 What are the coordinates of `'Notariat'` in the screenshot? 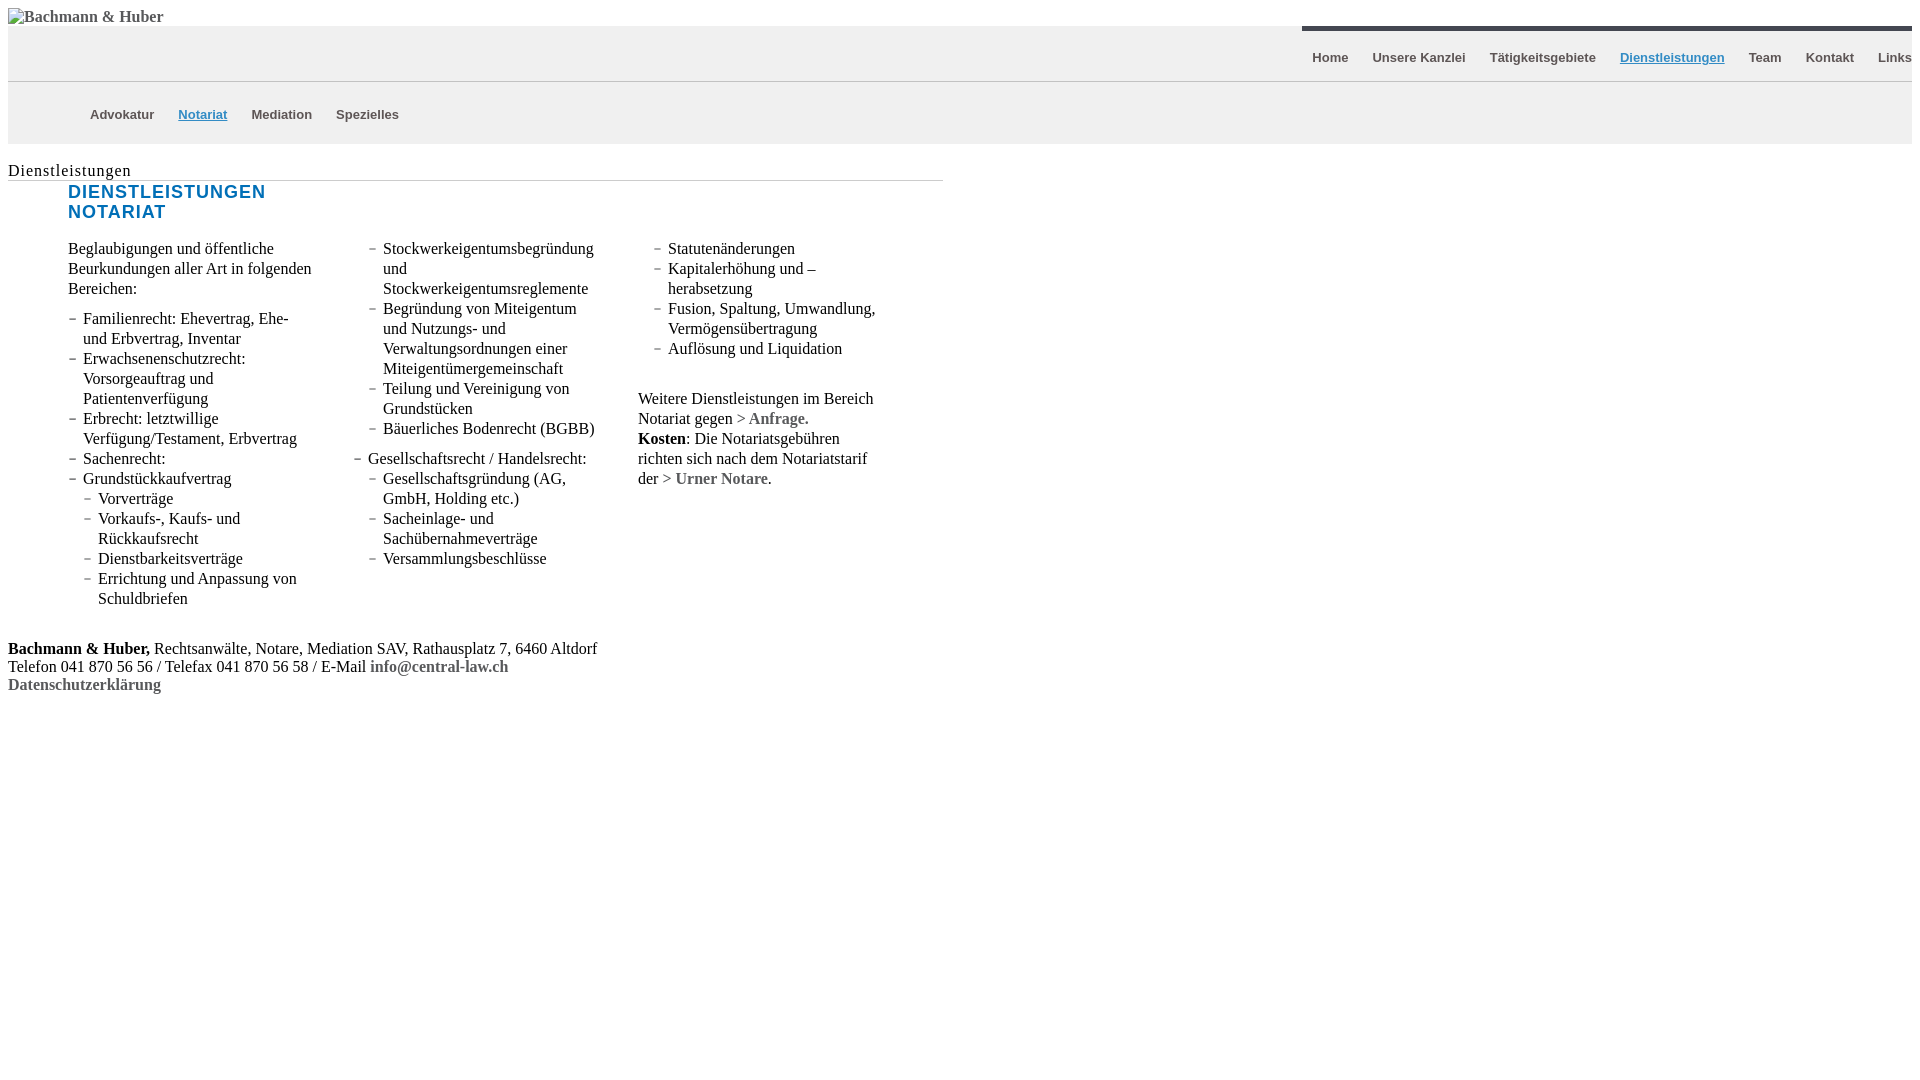 It's located at (202, 114).